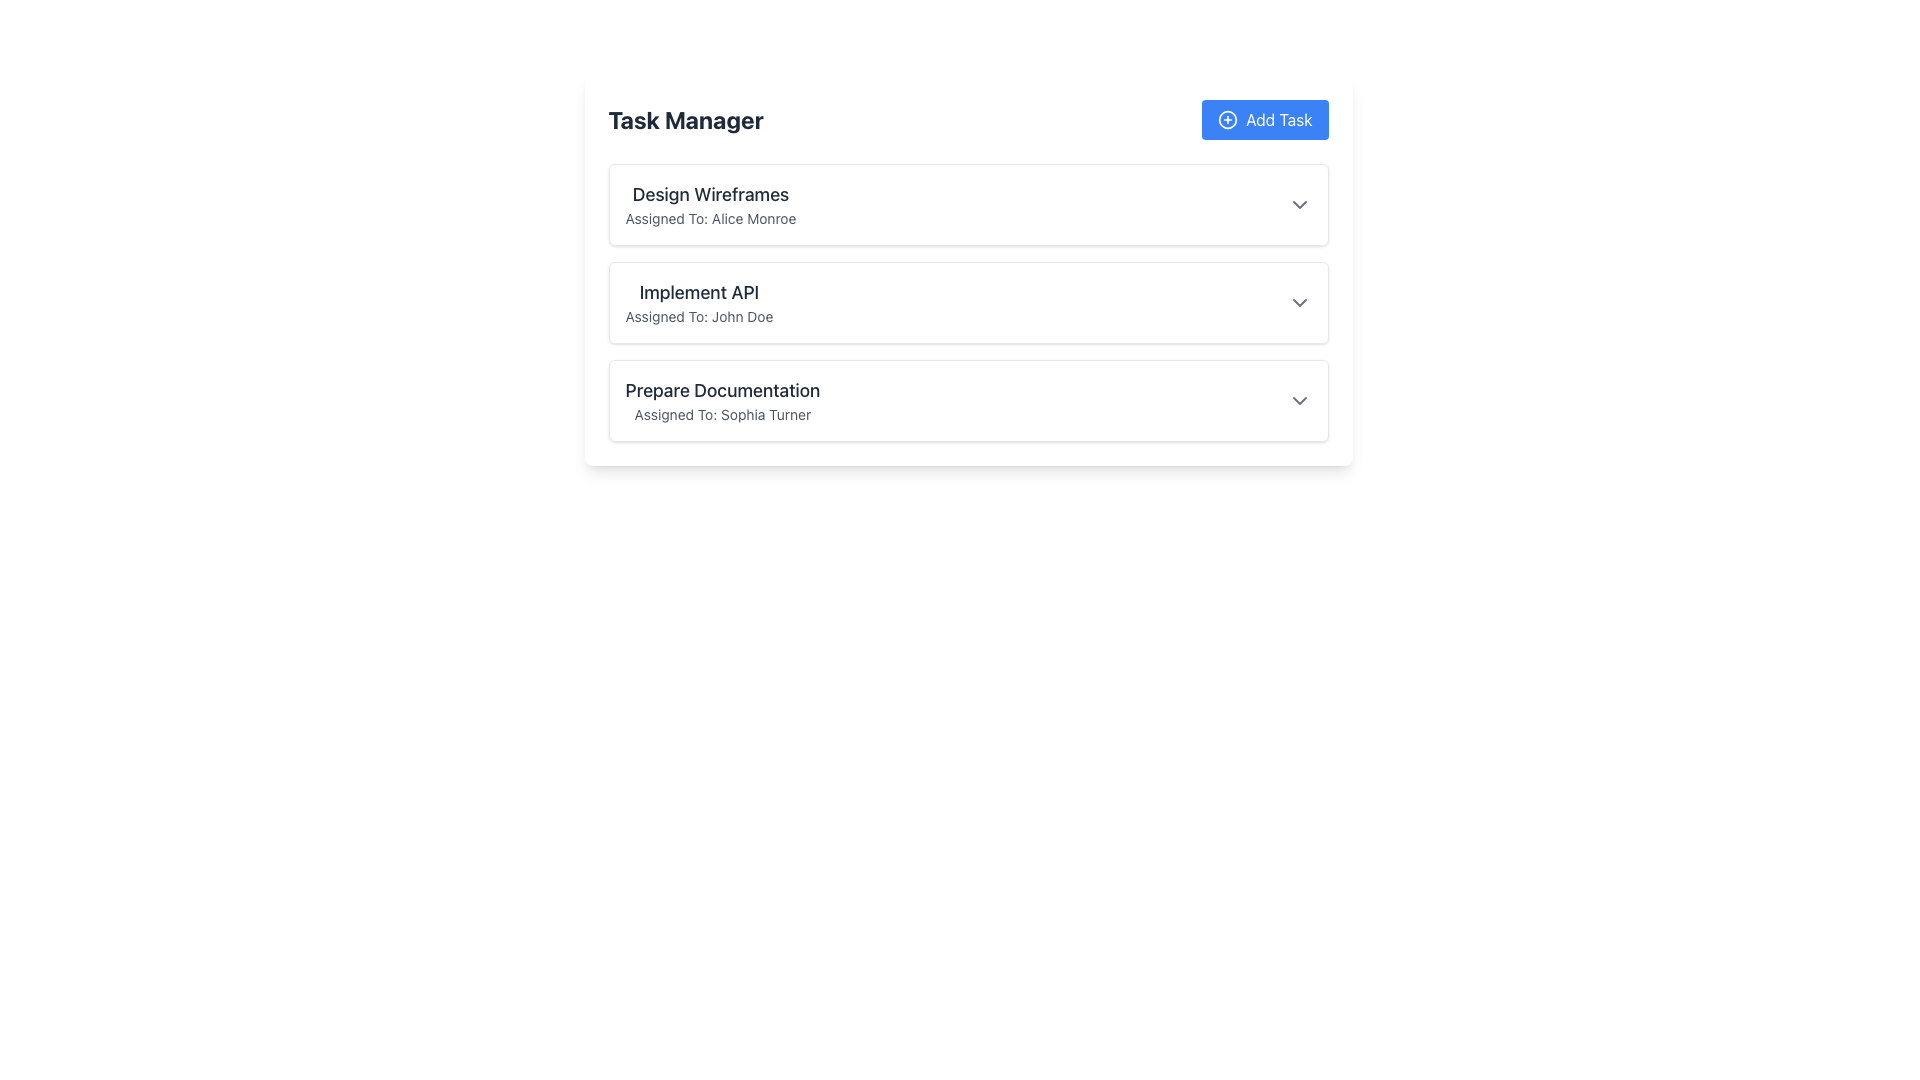 Image resolution: width=1920 pixels, height=1080 pixels. Describe the element at coordinates (968, 303) in the screenshot. I see `the Task card displaying 'Implement API' and 'Assigned To: John Doe', which is the second task item in the list` at that location.